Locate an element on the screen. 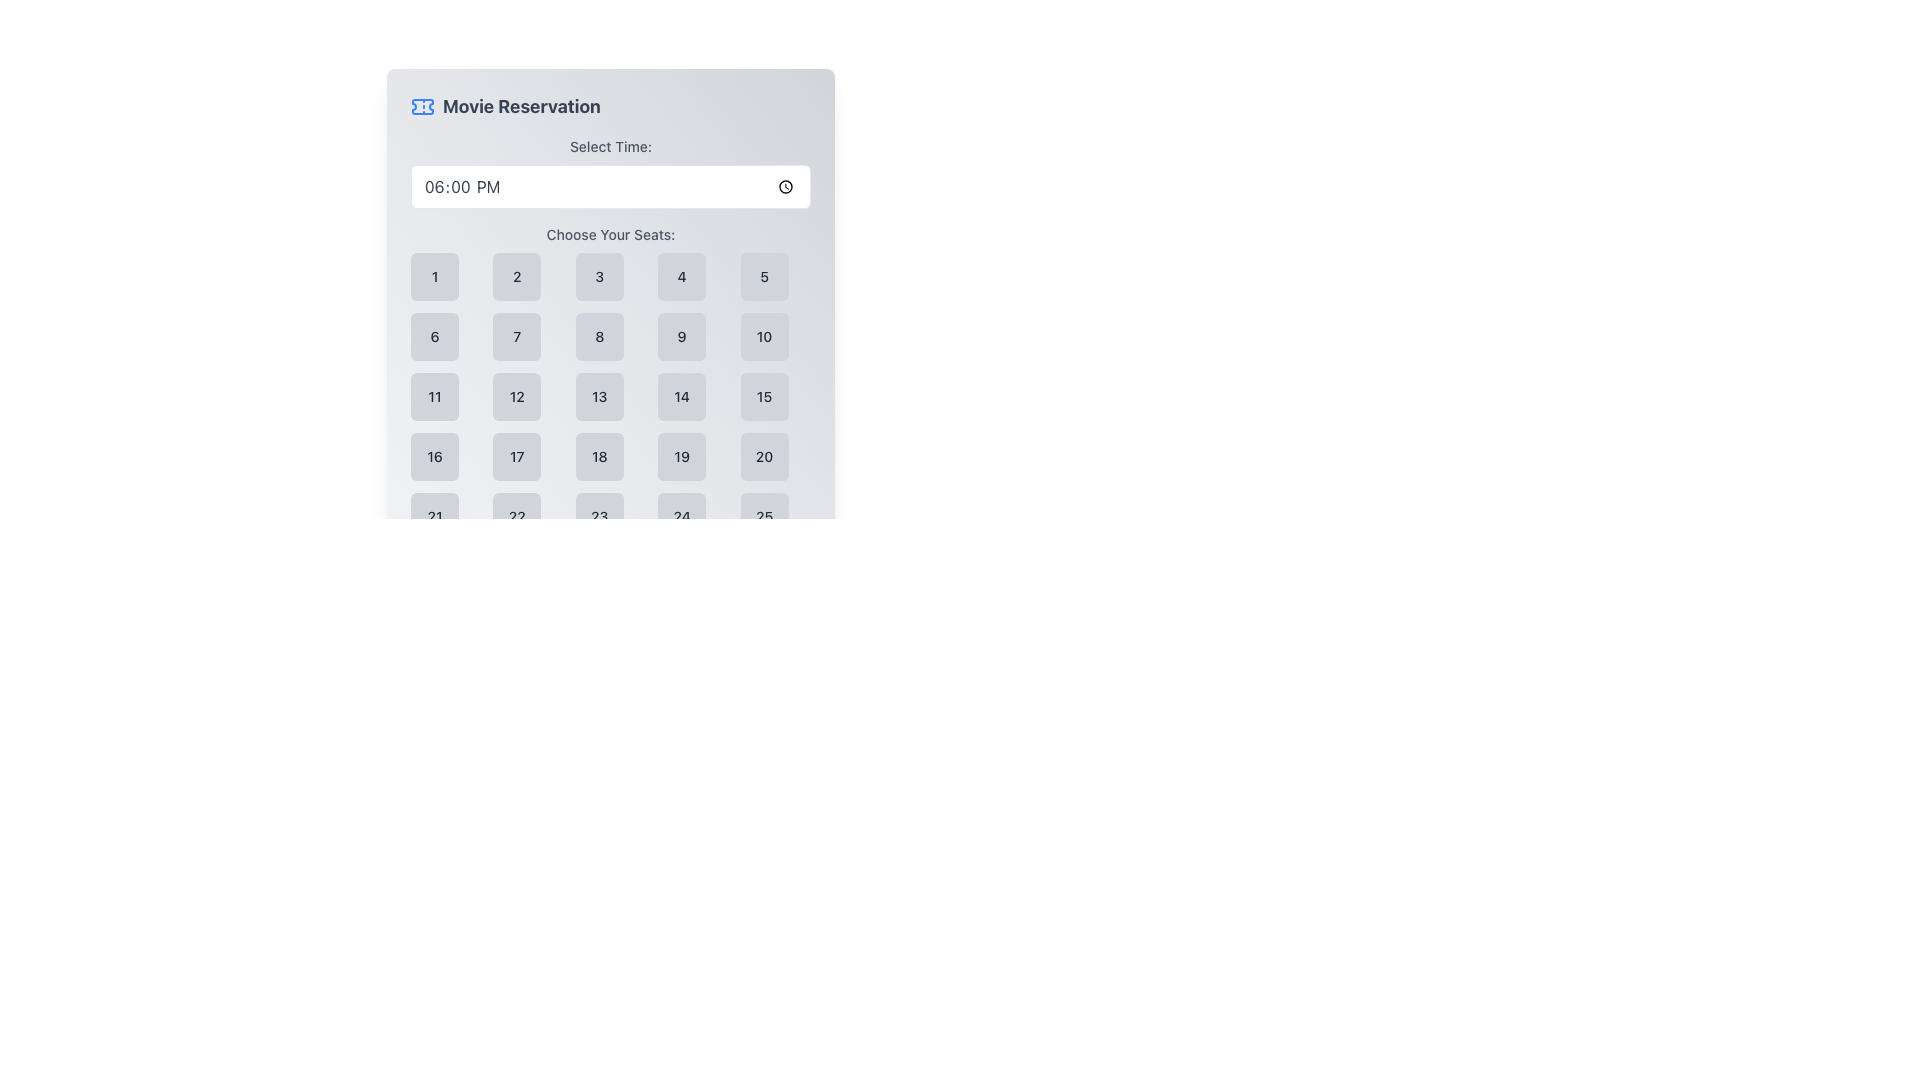 The height and width of the screenshot is (1080, 1920). the square-shaped button displaying the number '2' is located at coordinates (517, 277).